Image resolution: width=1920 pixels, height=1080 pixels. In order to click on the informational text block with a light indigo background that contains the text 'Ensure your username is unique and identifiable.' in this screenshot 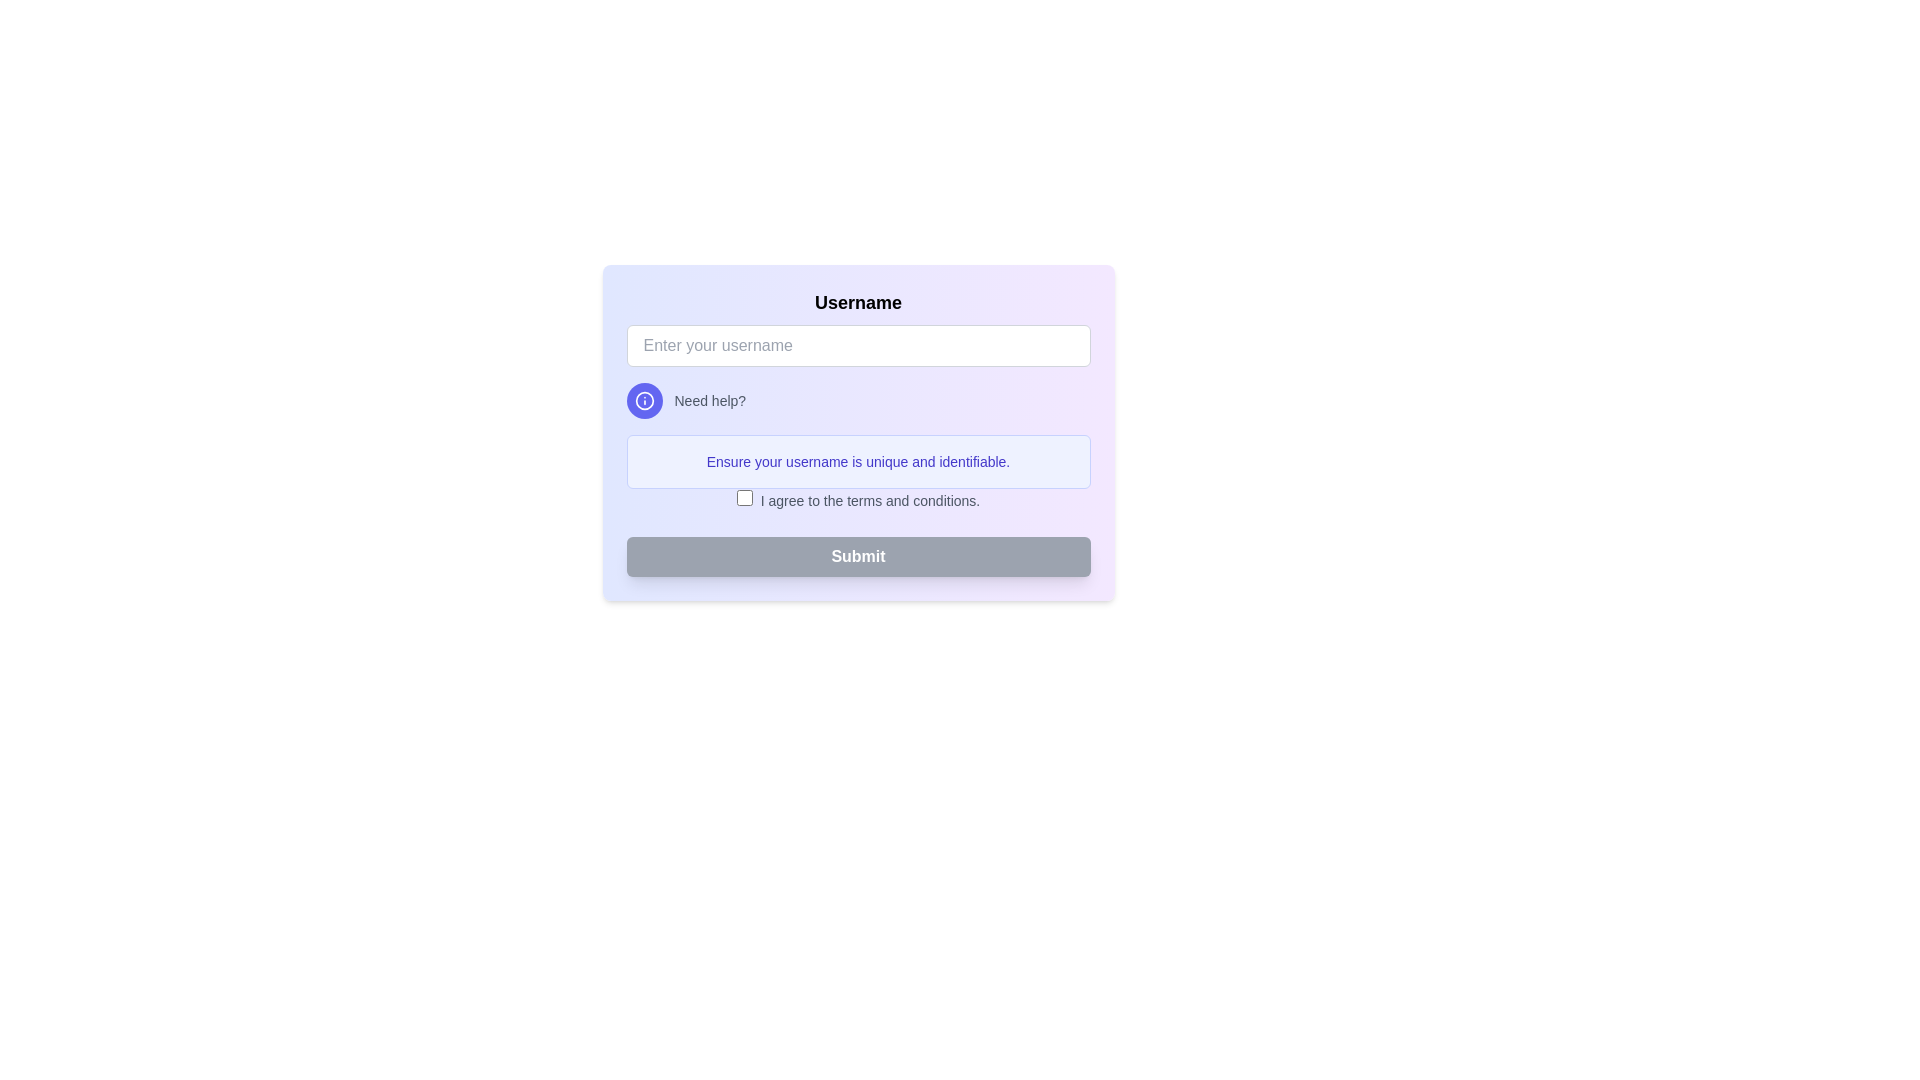, I will do `click(858, 462)`.